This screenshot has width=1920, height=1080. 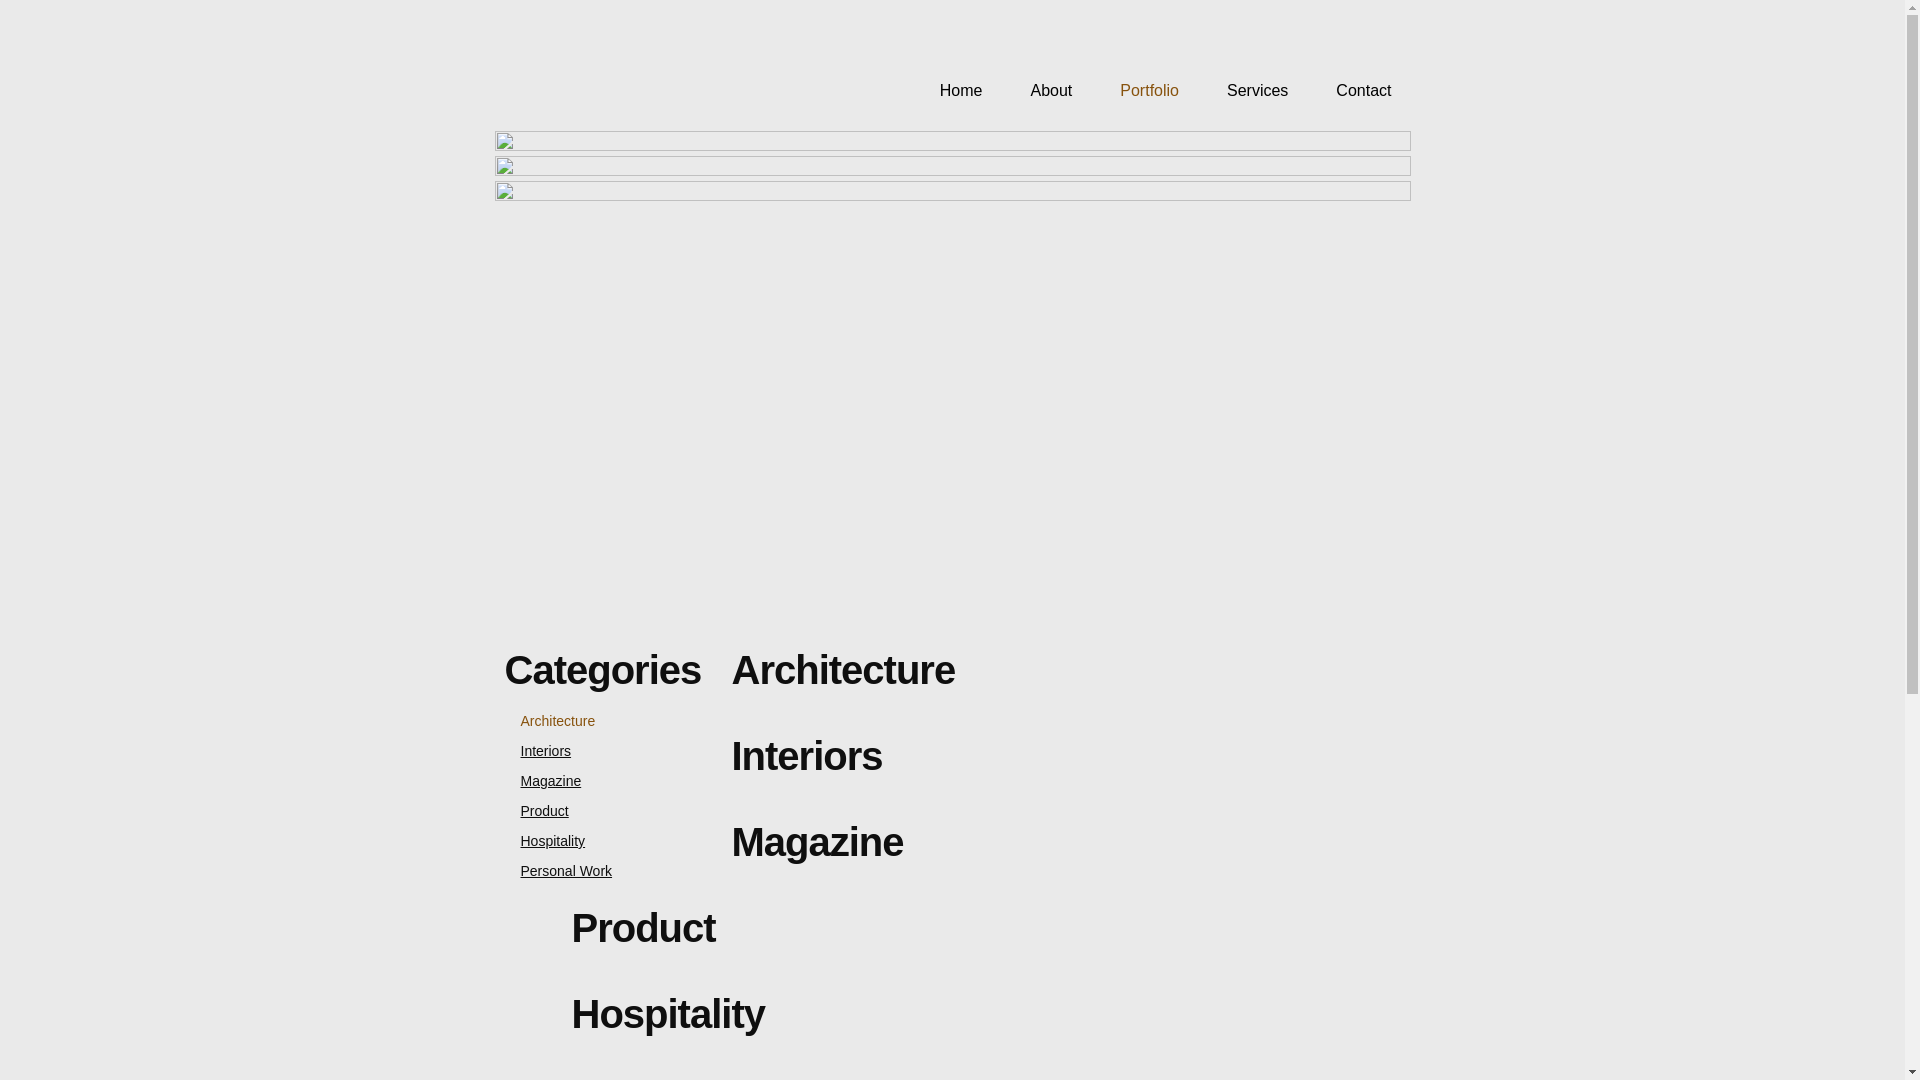 I want to click on 'Product', so click(x=536, y=810).